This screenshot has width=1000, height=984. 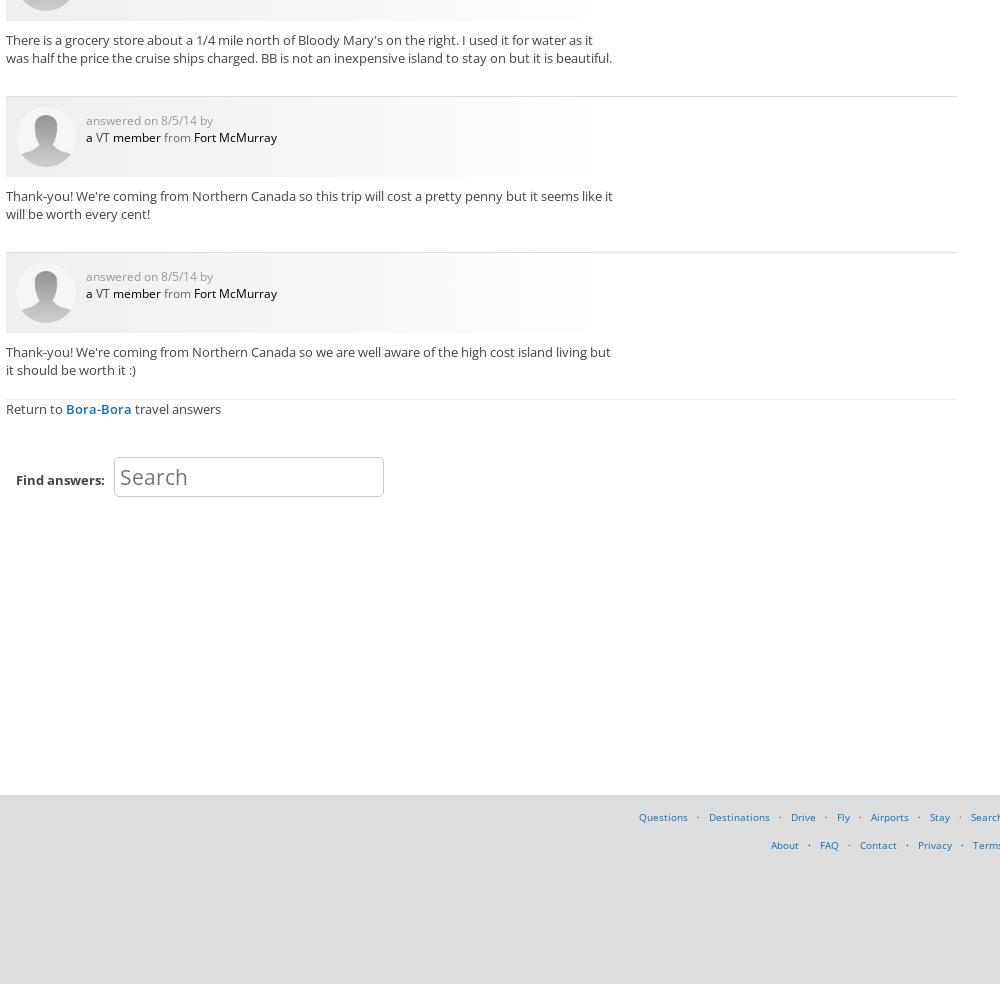 What do you see at coordinates (878, 842) in the screenshot?
I see `'Contact'` at bounding box center [878, 842].